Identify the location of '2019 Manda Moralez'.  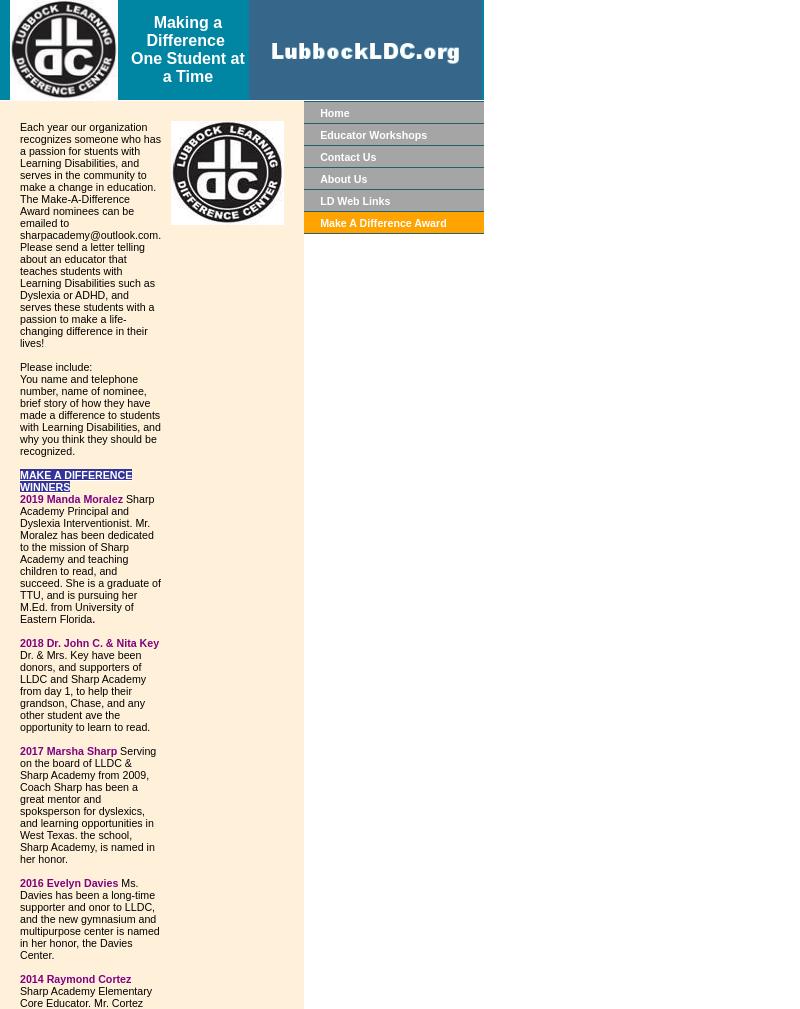
(72, 497).